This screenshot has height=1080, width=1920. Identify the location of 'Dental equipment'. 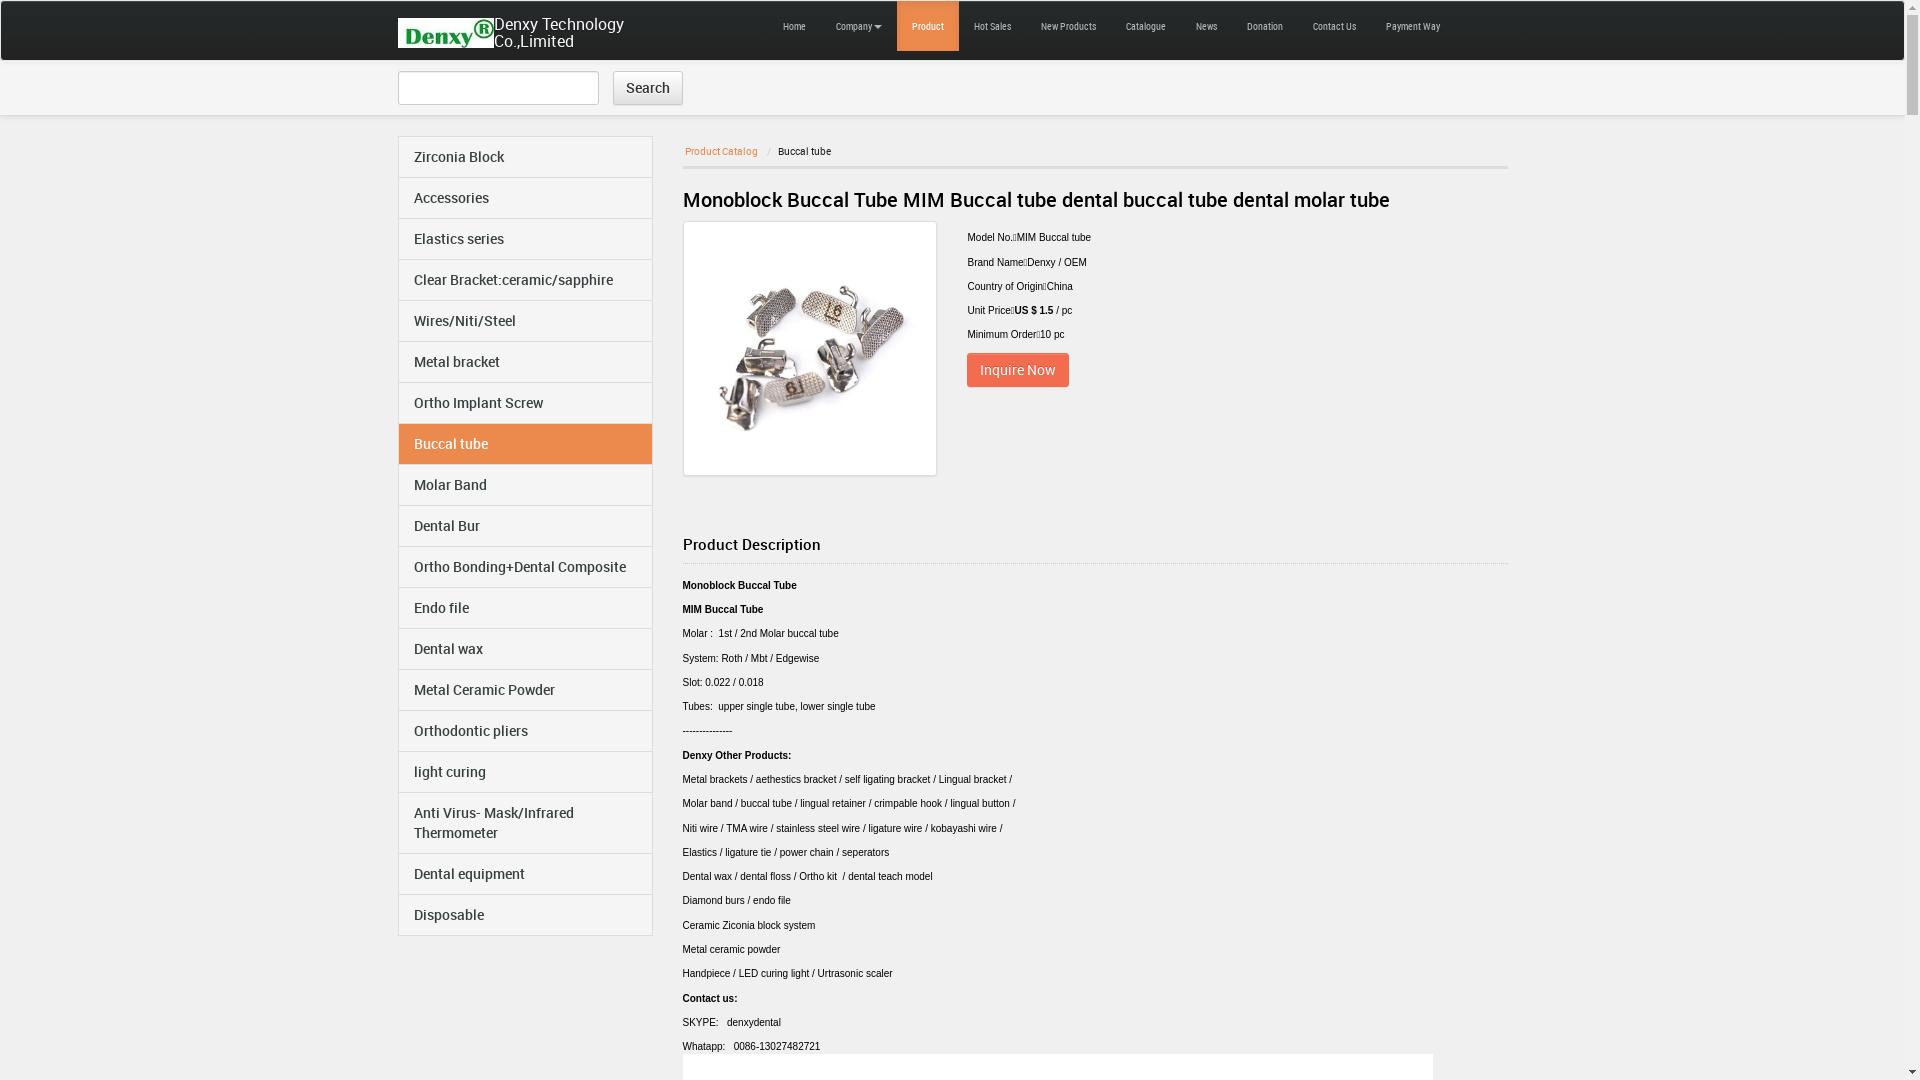
(524, 873).